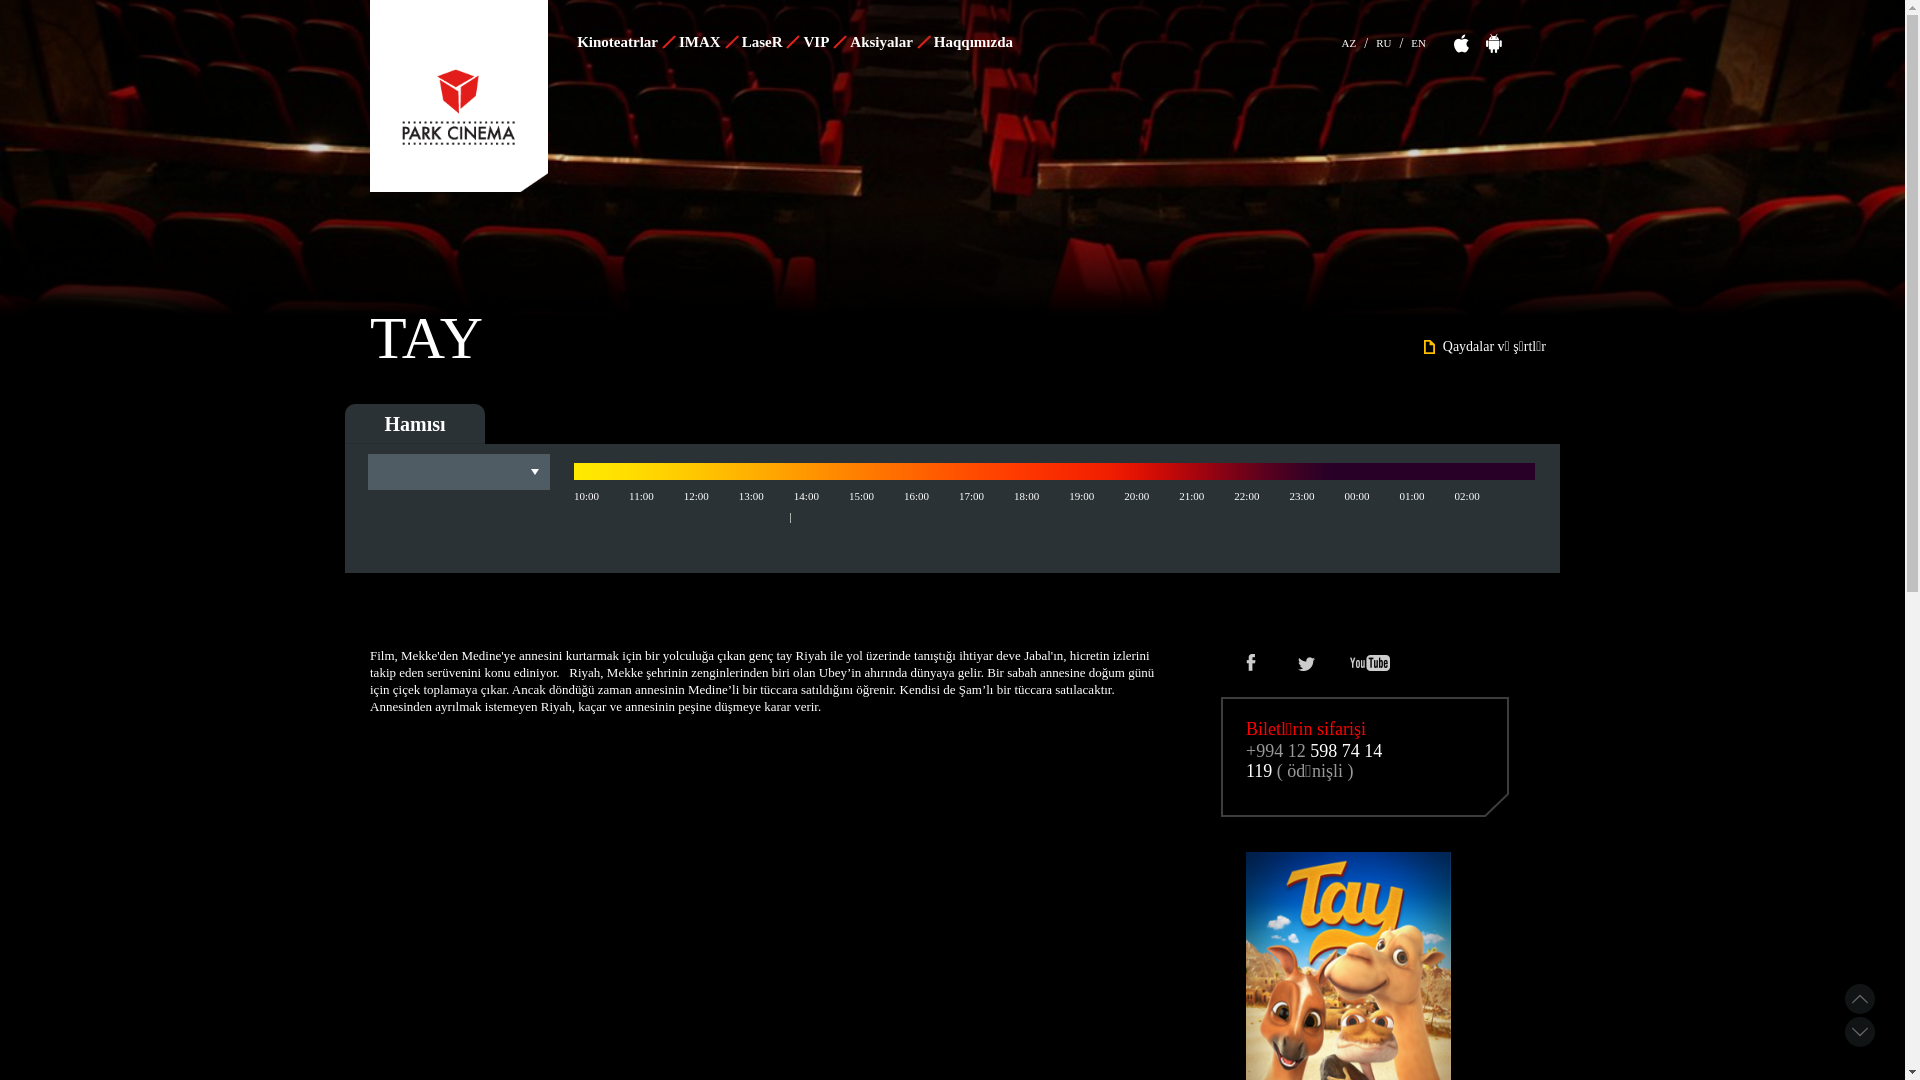 The width and height of the screenshot is (1920, 1080). I want to click on 'VIP', so click(823, 42).